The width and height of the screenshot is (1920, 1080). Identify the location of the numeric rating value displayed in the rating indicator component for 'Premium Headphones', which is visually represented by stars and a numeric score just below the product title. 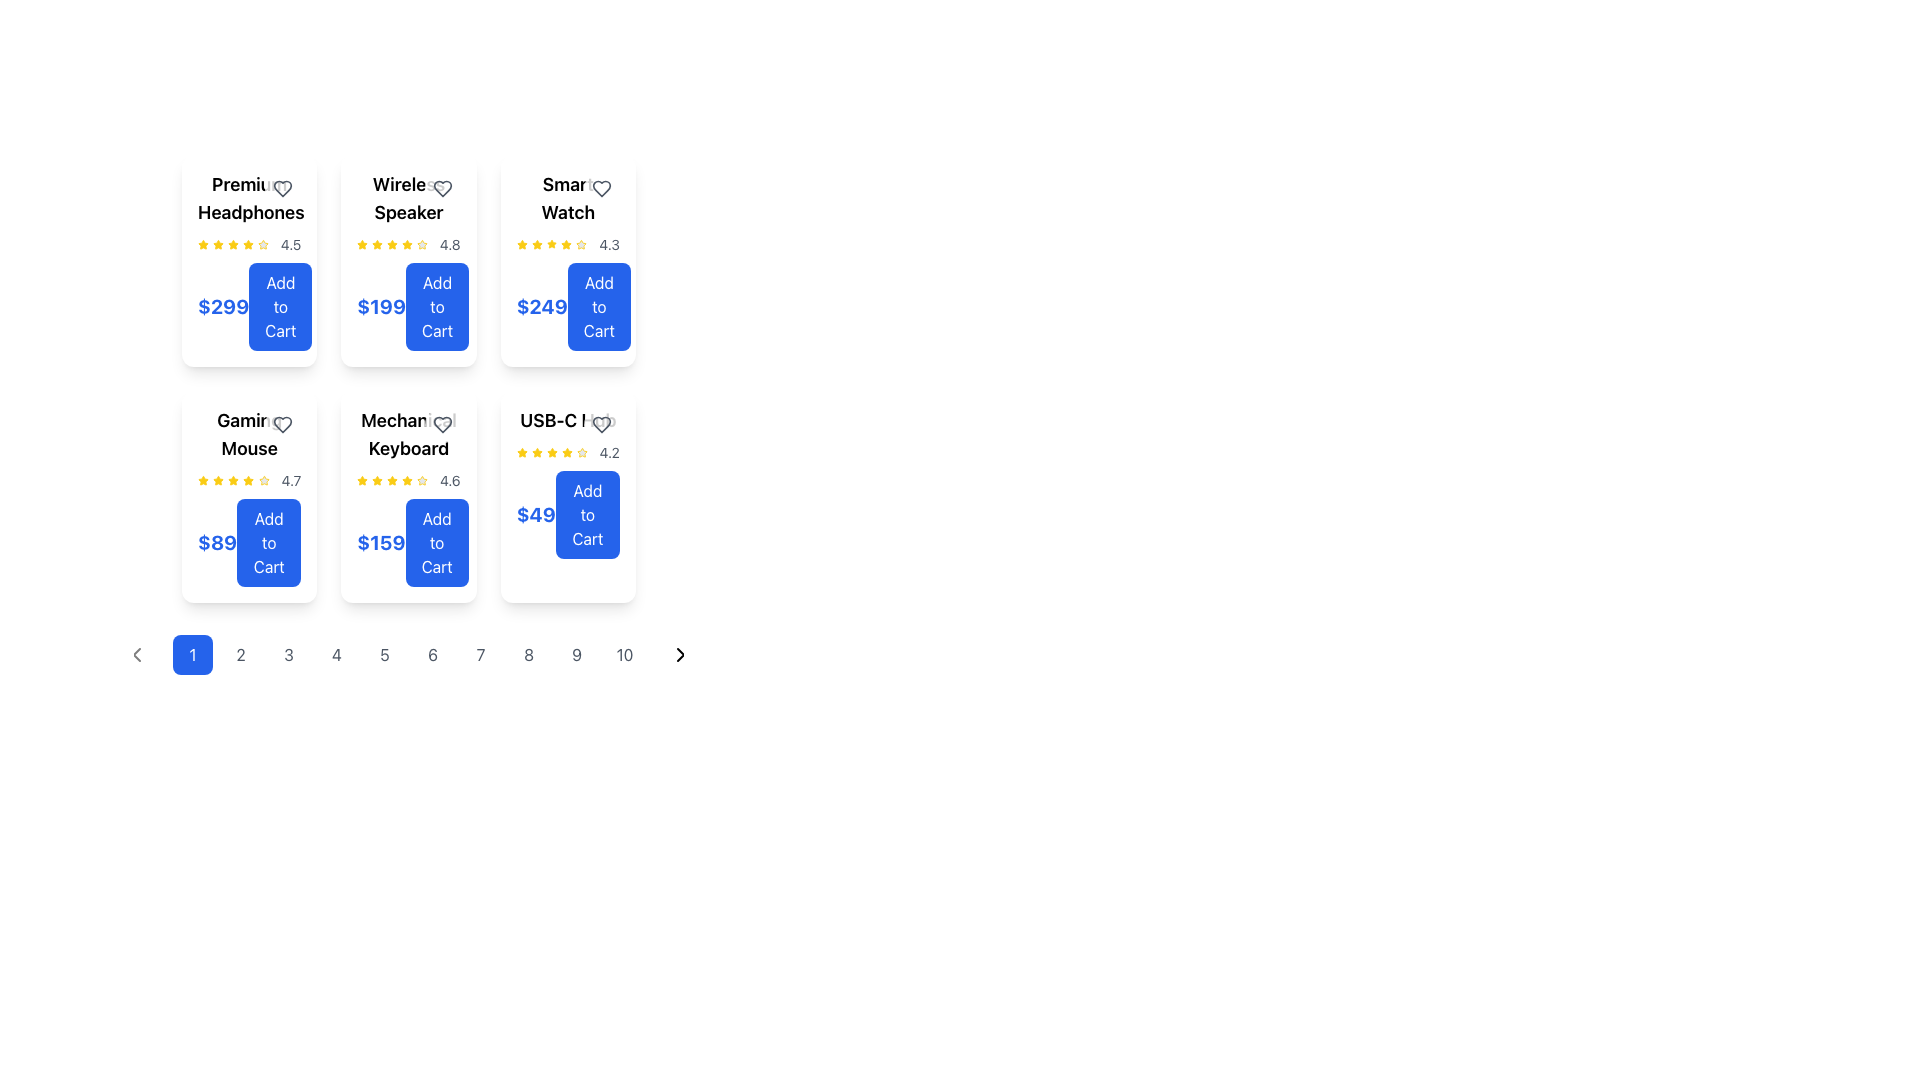
(248, 244).